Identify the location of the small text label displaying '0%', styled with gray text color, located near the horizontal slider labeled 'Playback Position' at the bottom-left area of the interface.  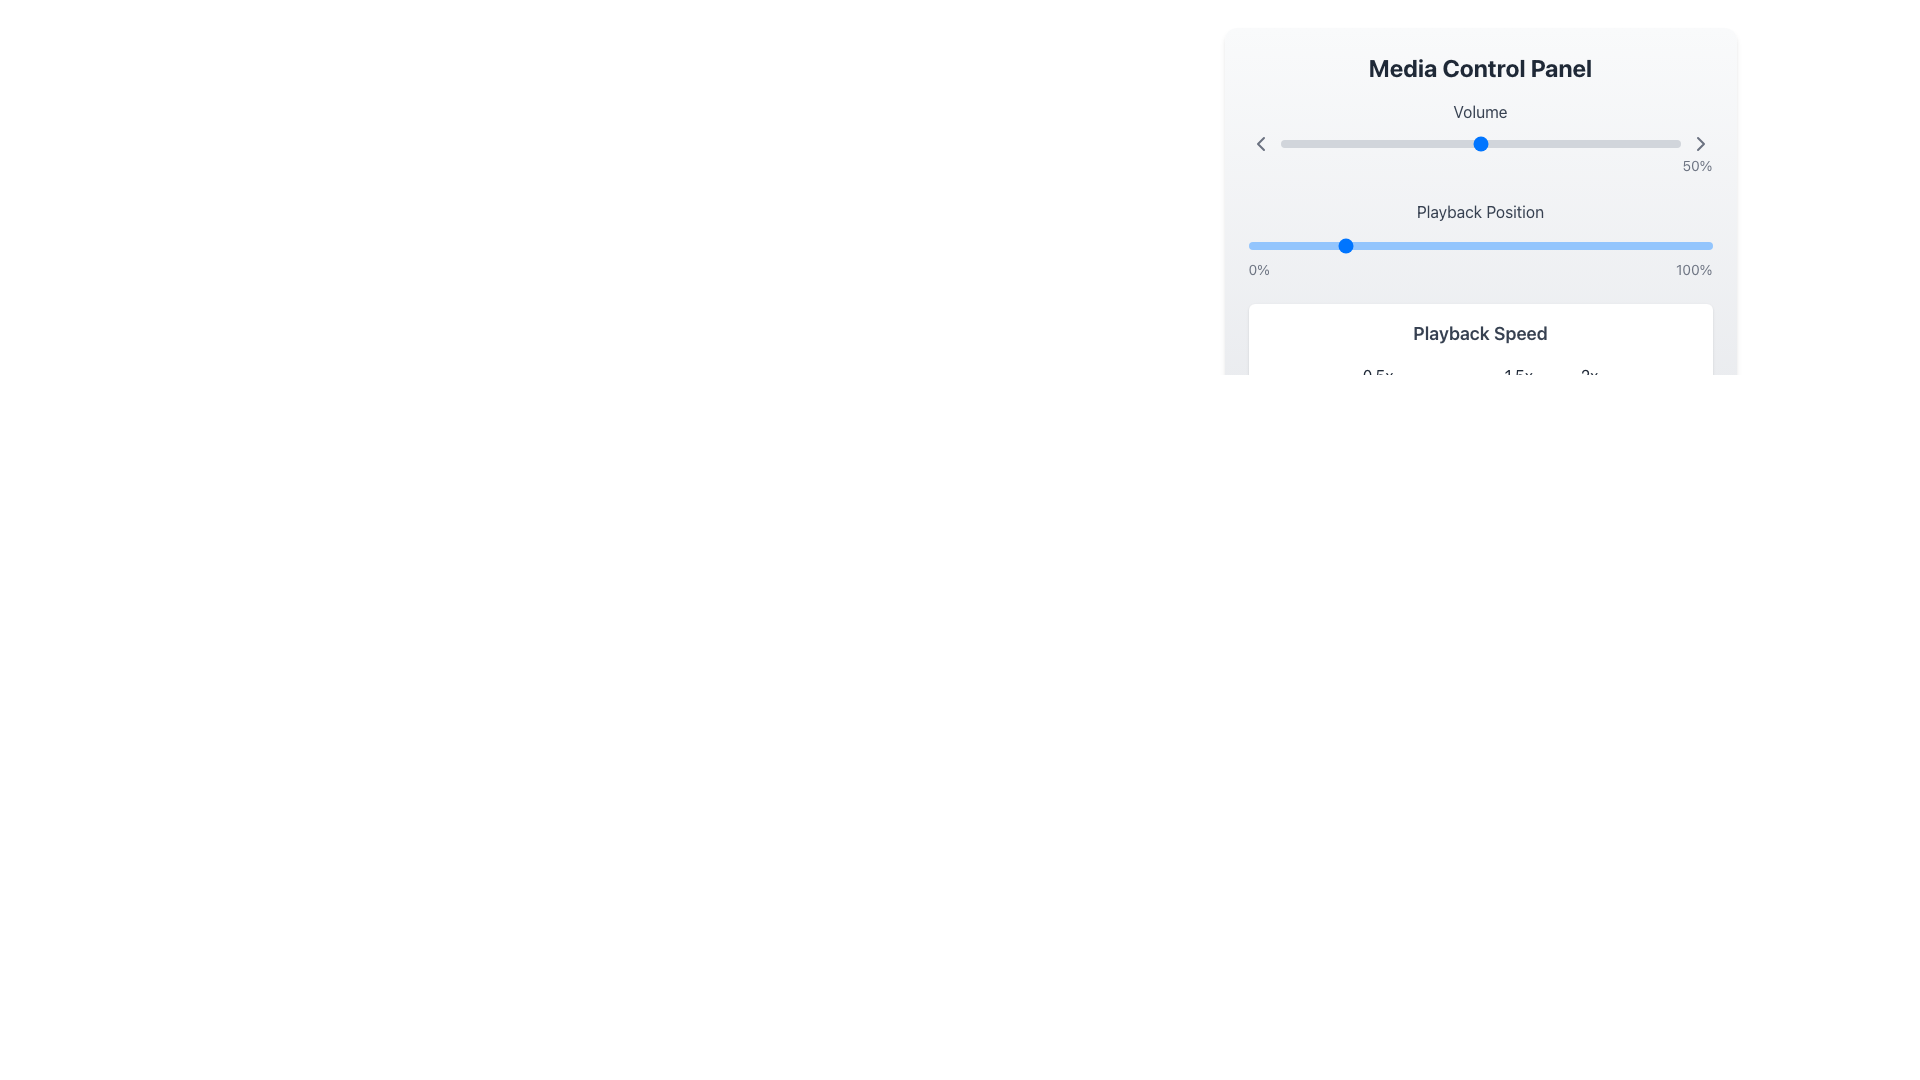
(1258, 270).